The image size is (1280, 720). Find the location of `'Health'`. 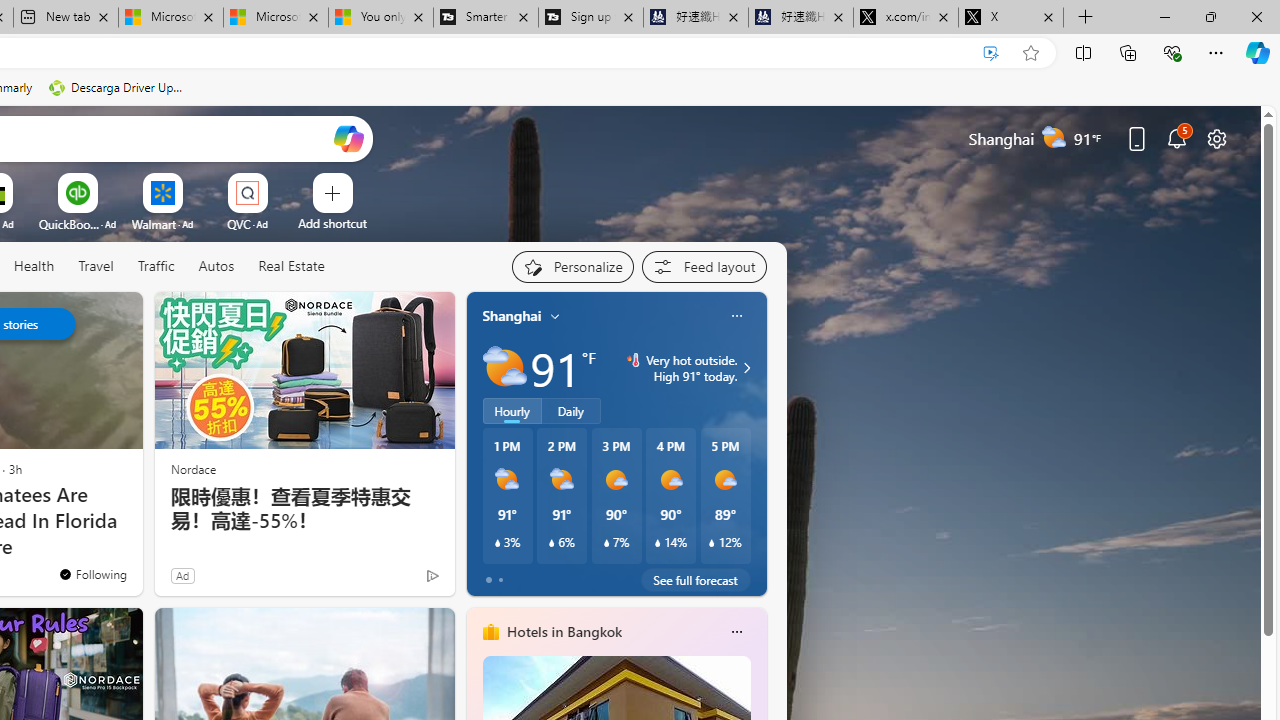

'Health' is located at coordinates (34, 265).